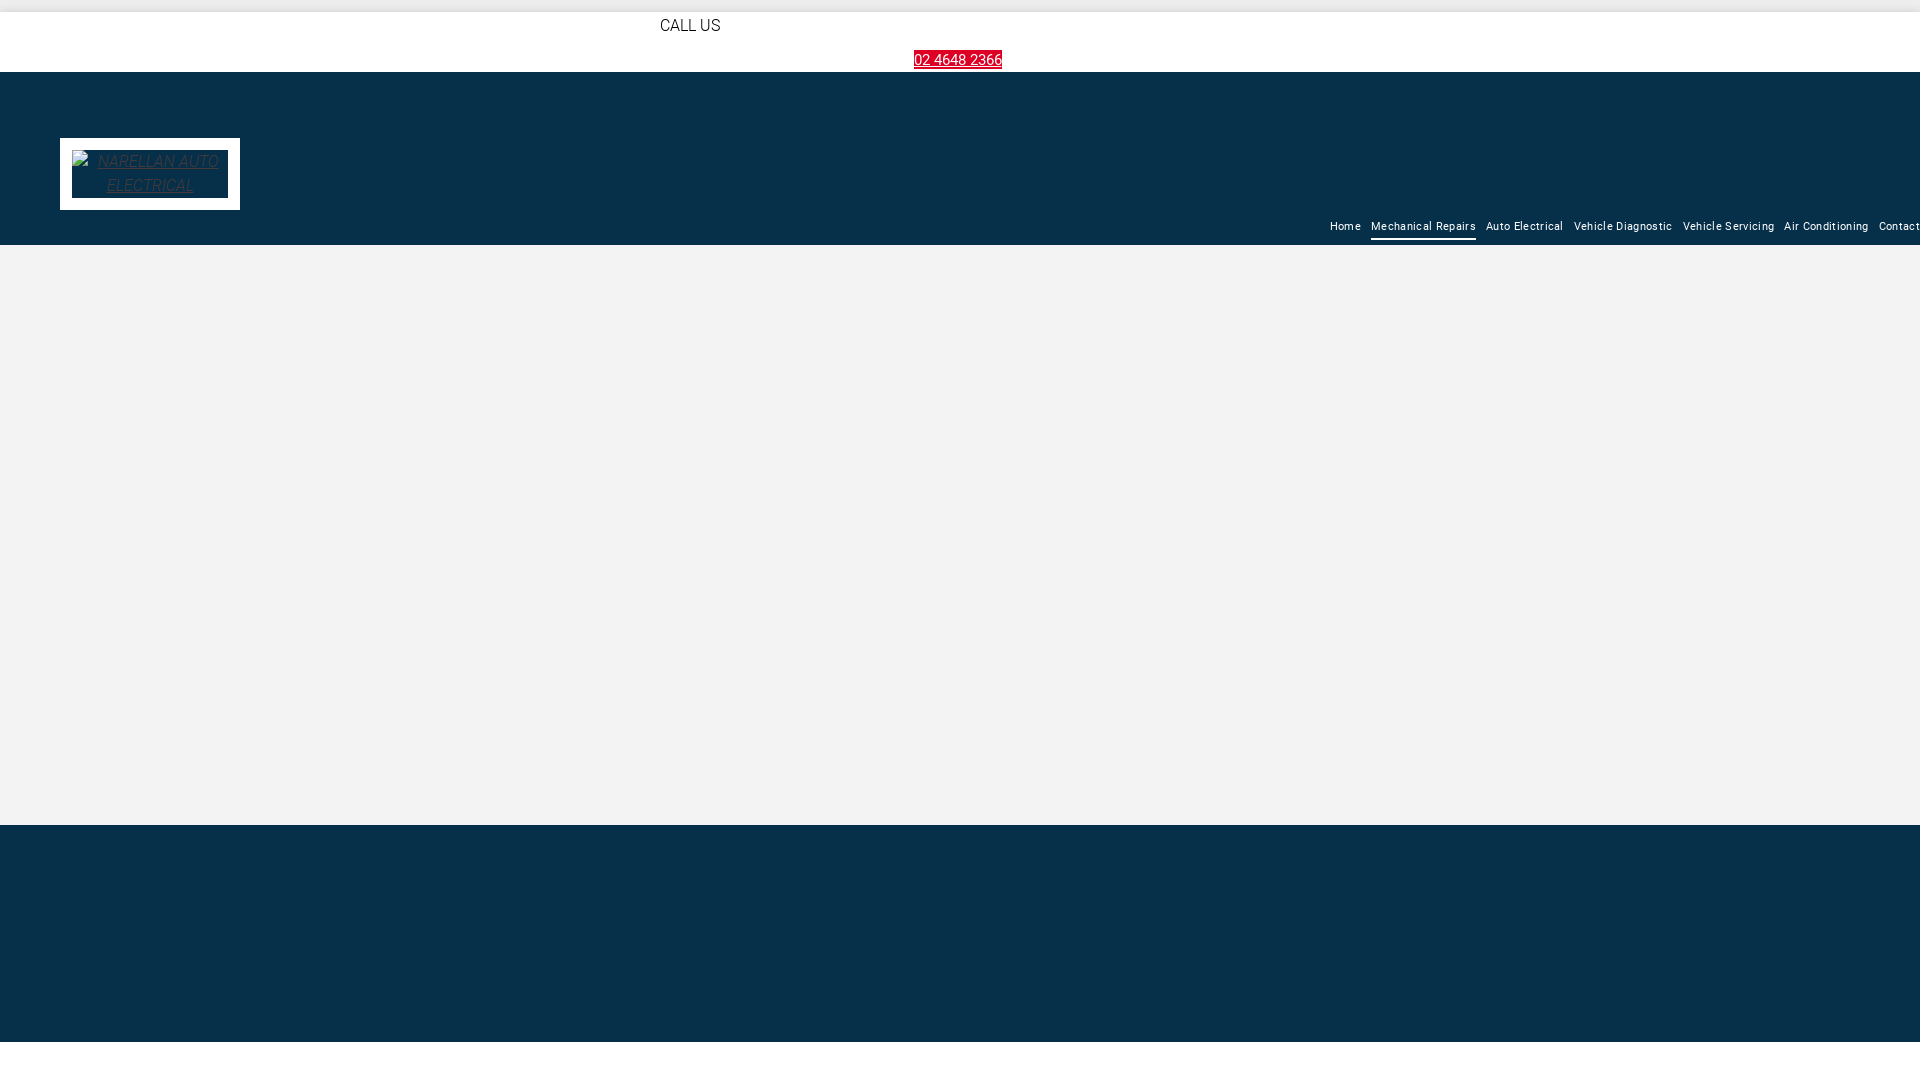  What do you see at coordinates (957, 58) in the screenshot?
I see `'02 4648 2366'` at bounding box center [957, 58].